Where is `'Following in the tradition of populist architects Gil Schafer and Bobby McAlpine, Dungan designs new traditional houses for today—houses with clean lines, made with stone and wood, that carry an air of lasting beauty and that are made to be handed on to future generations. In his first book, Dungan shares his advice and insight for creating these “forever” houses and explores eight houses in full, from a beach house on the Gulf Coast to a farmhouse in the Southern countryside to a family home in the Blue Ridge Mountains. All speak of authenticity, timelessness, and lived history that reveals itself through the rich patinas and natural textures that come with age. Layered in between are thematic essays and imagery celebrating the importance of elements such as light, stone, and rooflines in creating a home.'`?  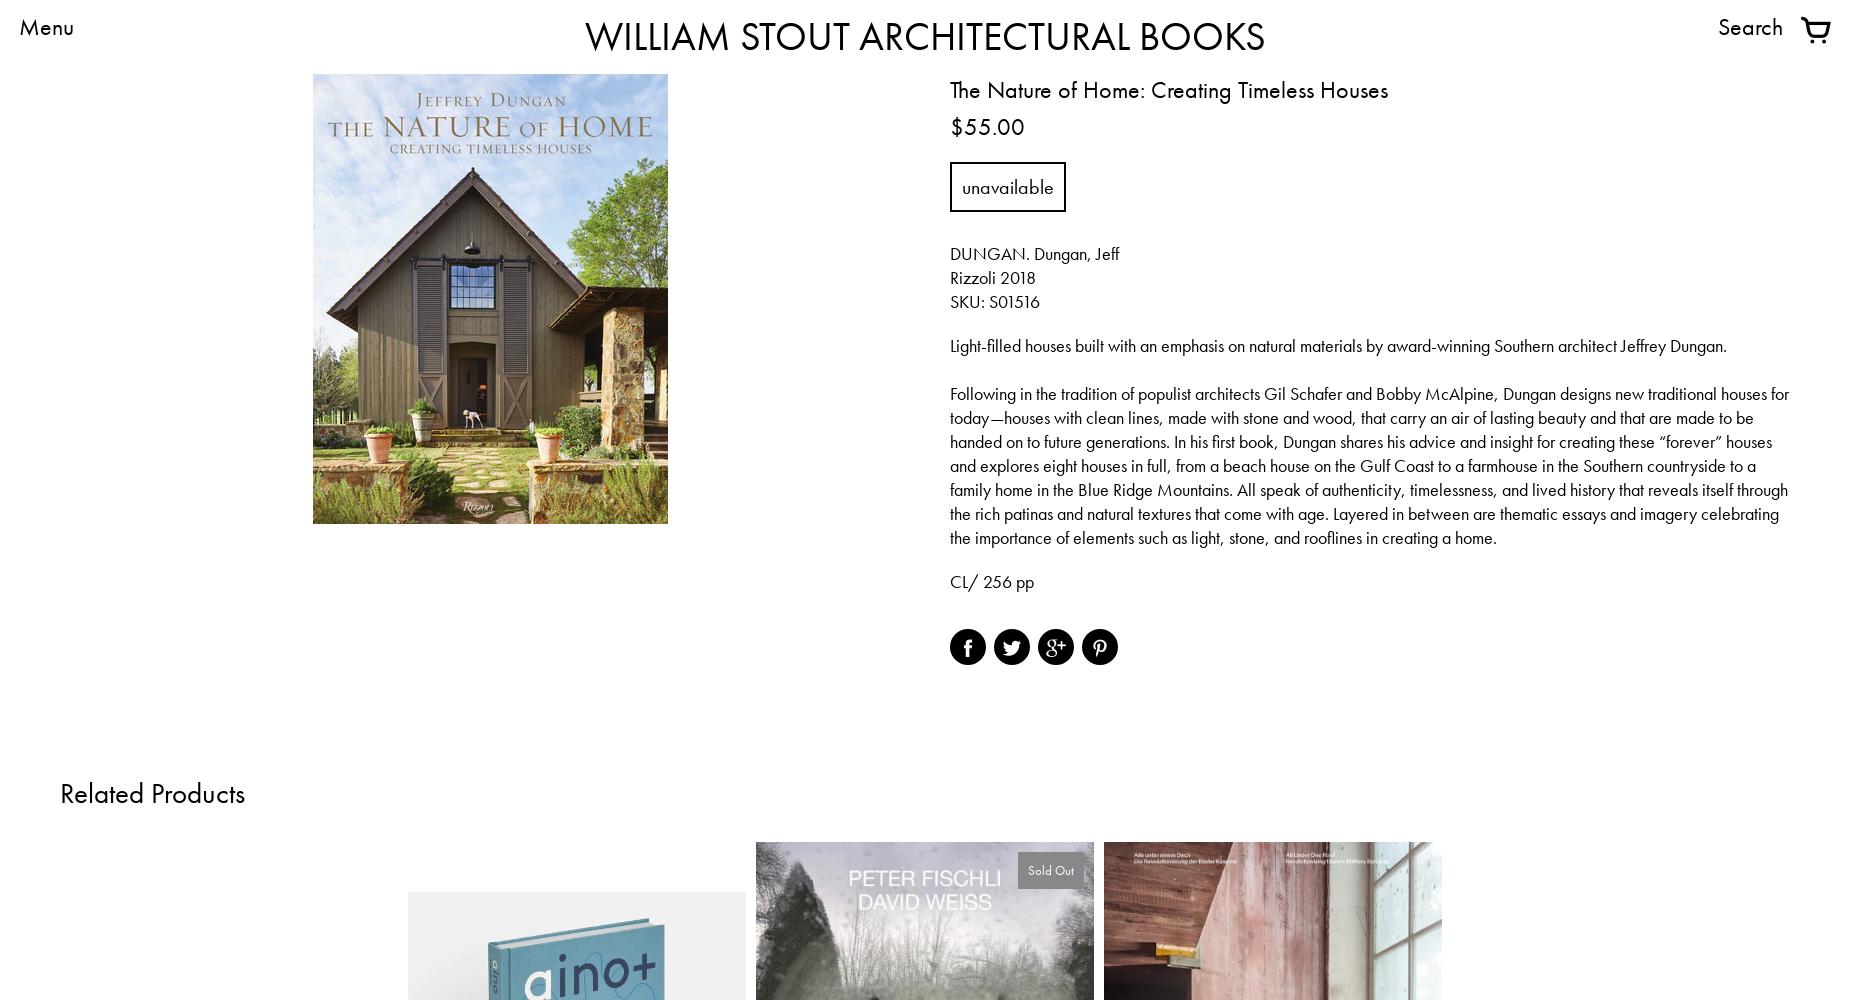 'Following in the tradition of populist architects Gil Schafer and Bobby McAlpine, Dungan designs new traditional houses for today—houses with clean lines, made with stone and wood, that carry an air of lasting beauty and that are made to be handed on to future generations. In his first book, Dungan shares his advice and insight for creating these “forever” houses and explores eight houses in full, from a beach house on the Gulf Coast to a farmhouse in the Southern countryside to a family home in the Blue Ridge Mountains. All speak of authenticity, timelessness, and lived history that reveals itself through the rich patinas and natural textures that come with age. Layered in between are thematic essays and imagery celebrating the importance of elements such as light, stone, and rooflines in creating a home.' is located at coordinates (1368, 464).